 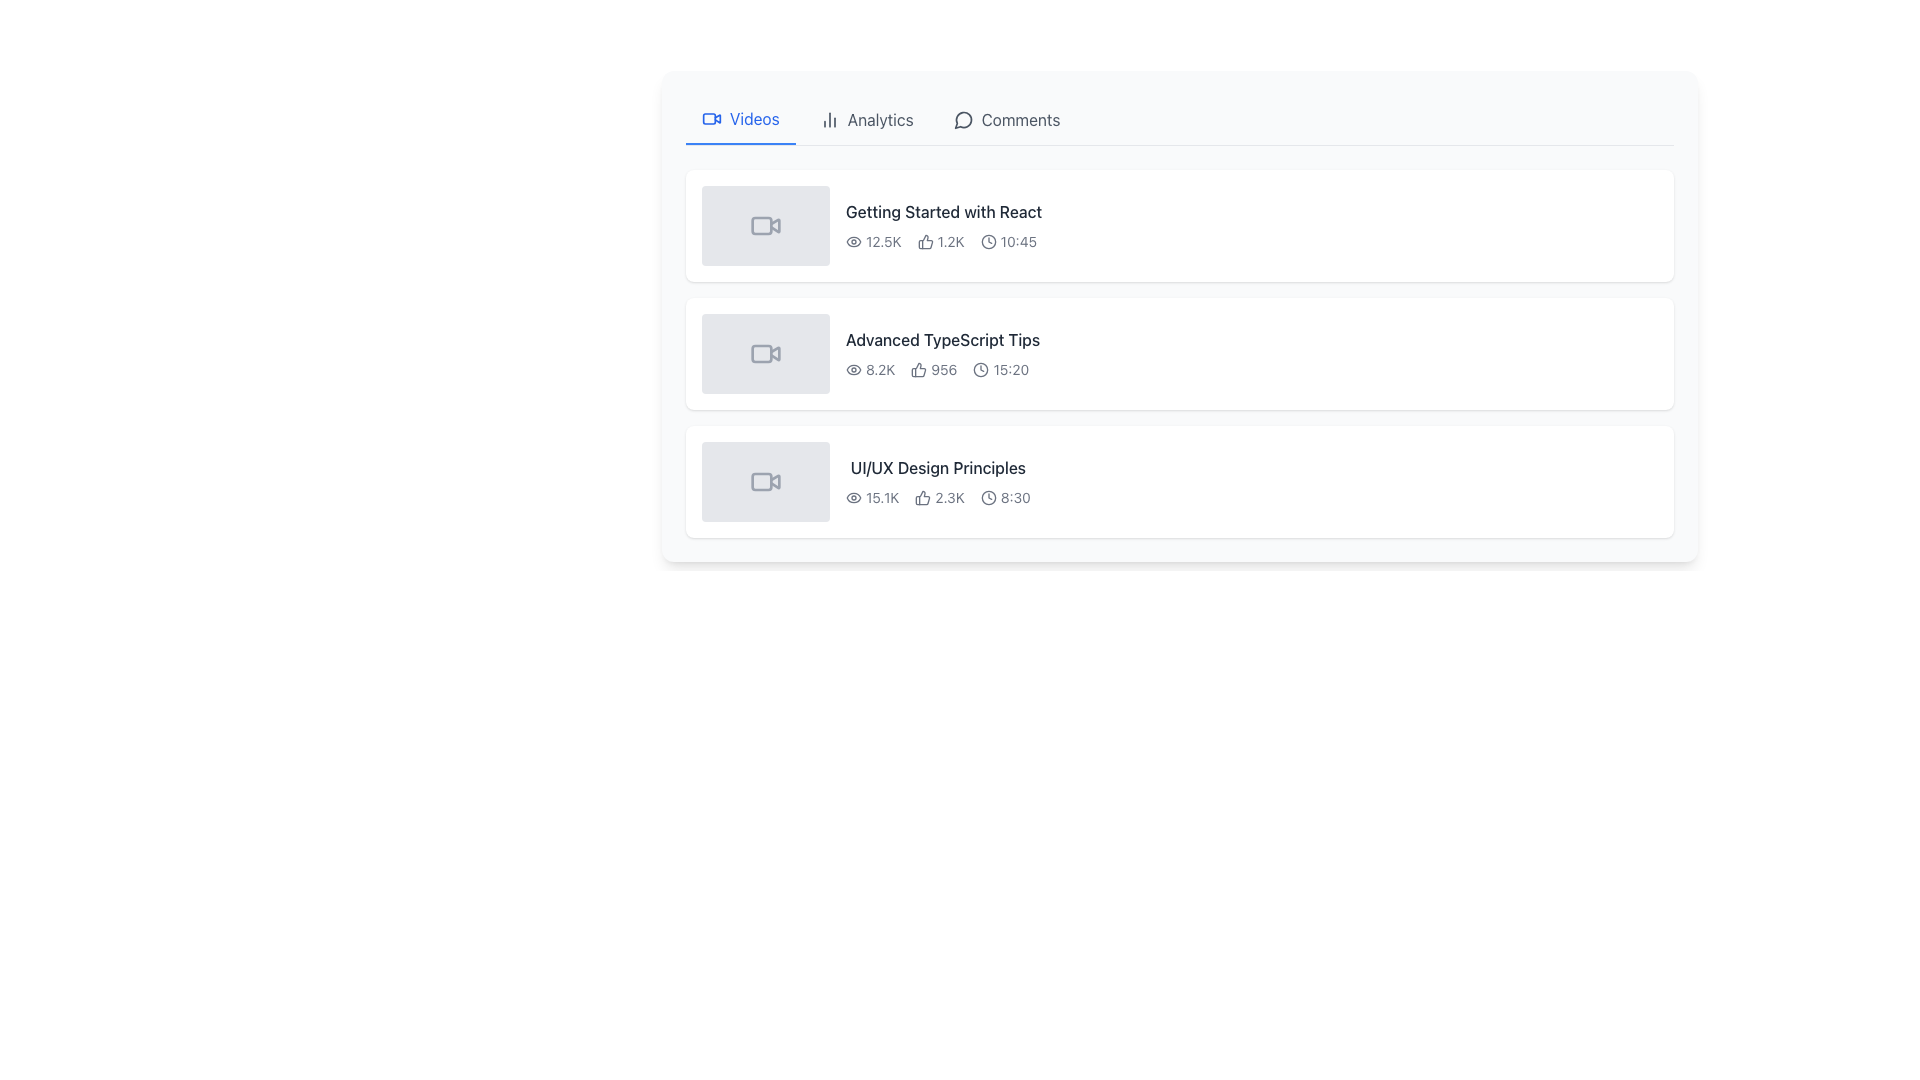 What do you see at coordinates (943, 241) in the screenshot?
I see `the likes count displayed below the title 'Getting Started with React' in the first video tile under the 'Videos' tab, which shows '1.2K' likes` at bounding box center [943, 241].